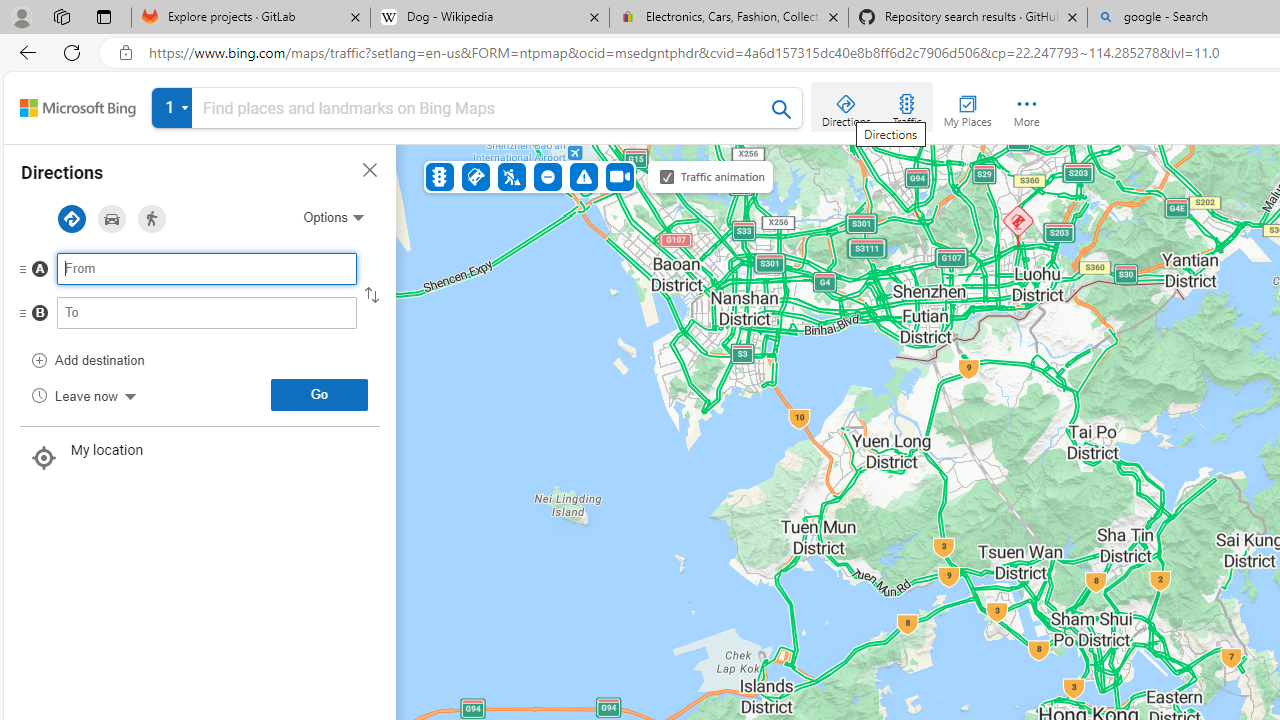  I want to click on 'Road Closures', so click(547, 175).